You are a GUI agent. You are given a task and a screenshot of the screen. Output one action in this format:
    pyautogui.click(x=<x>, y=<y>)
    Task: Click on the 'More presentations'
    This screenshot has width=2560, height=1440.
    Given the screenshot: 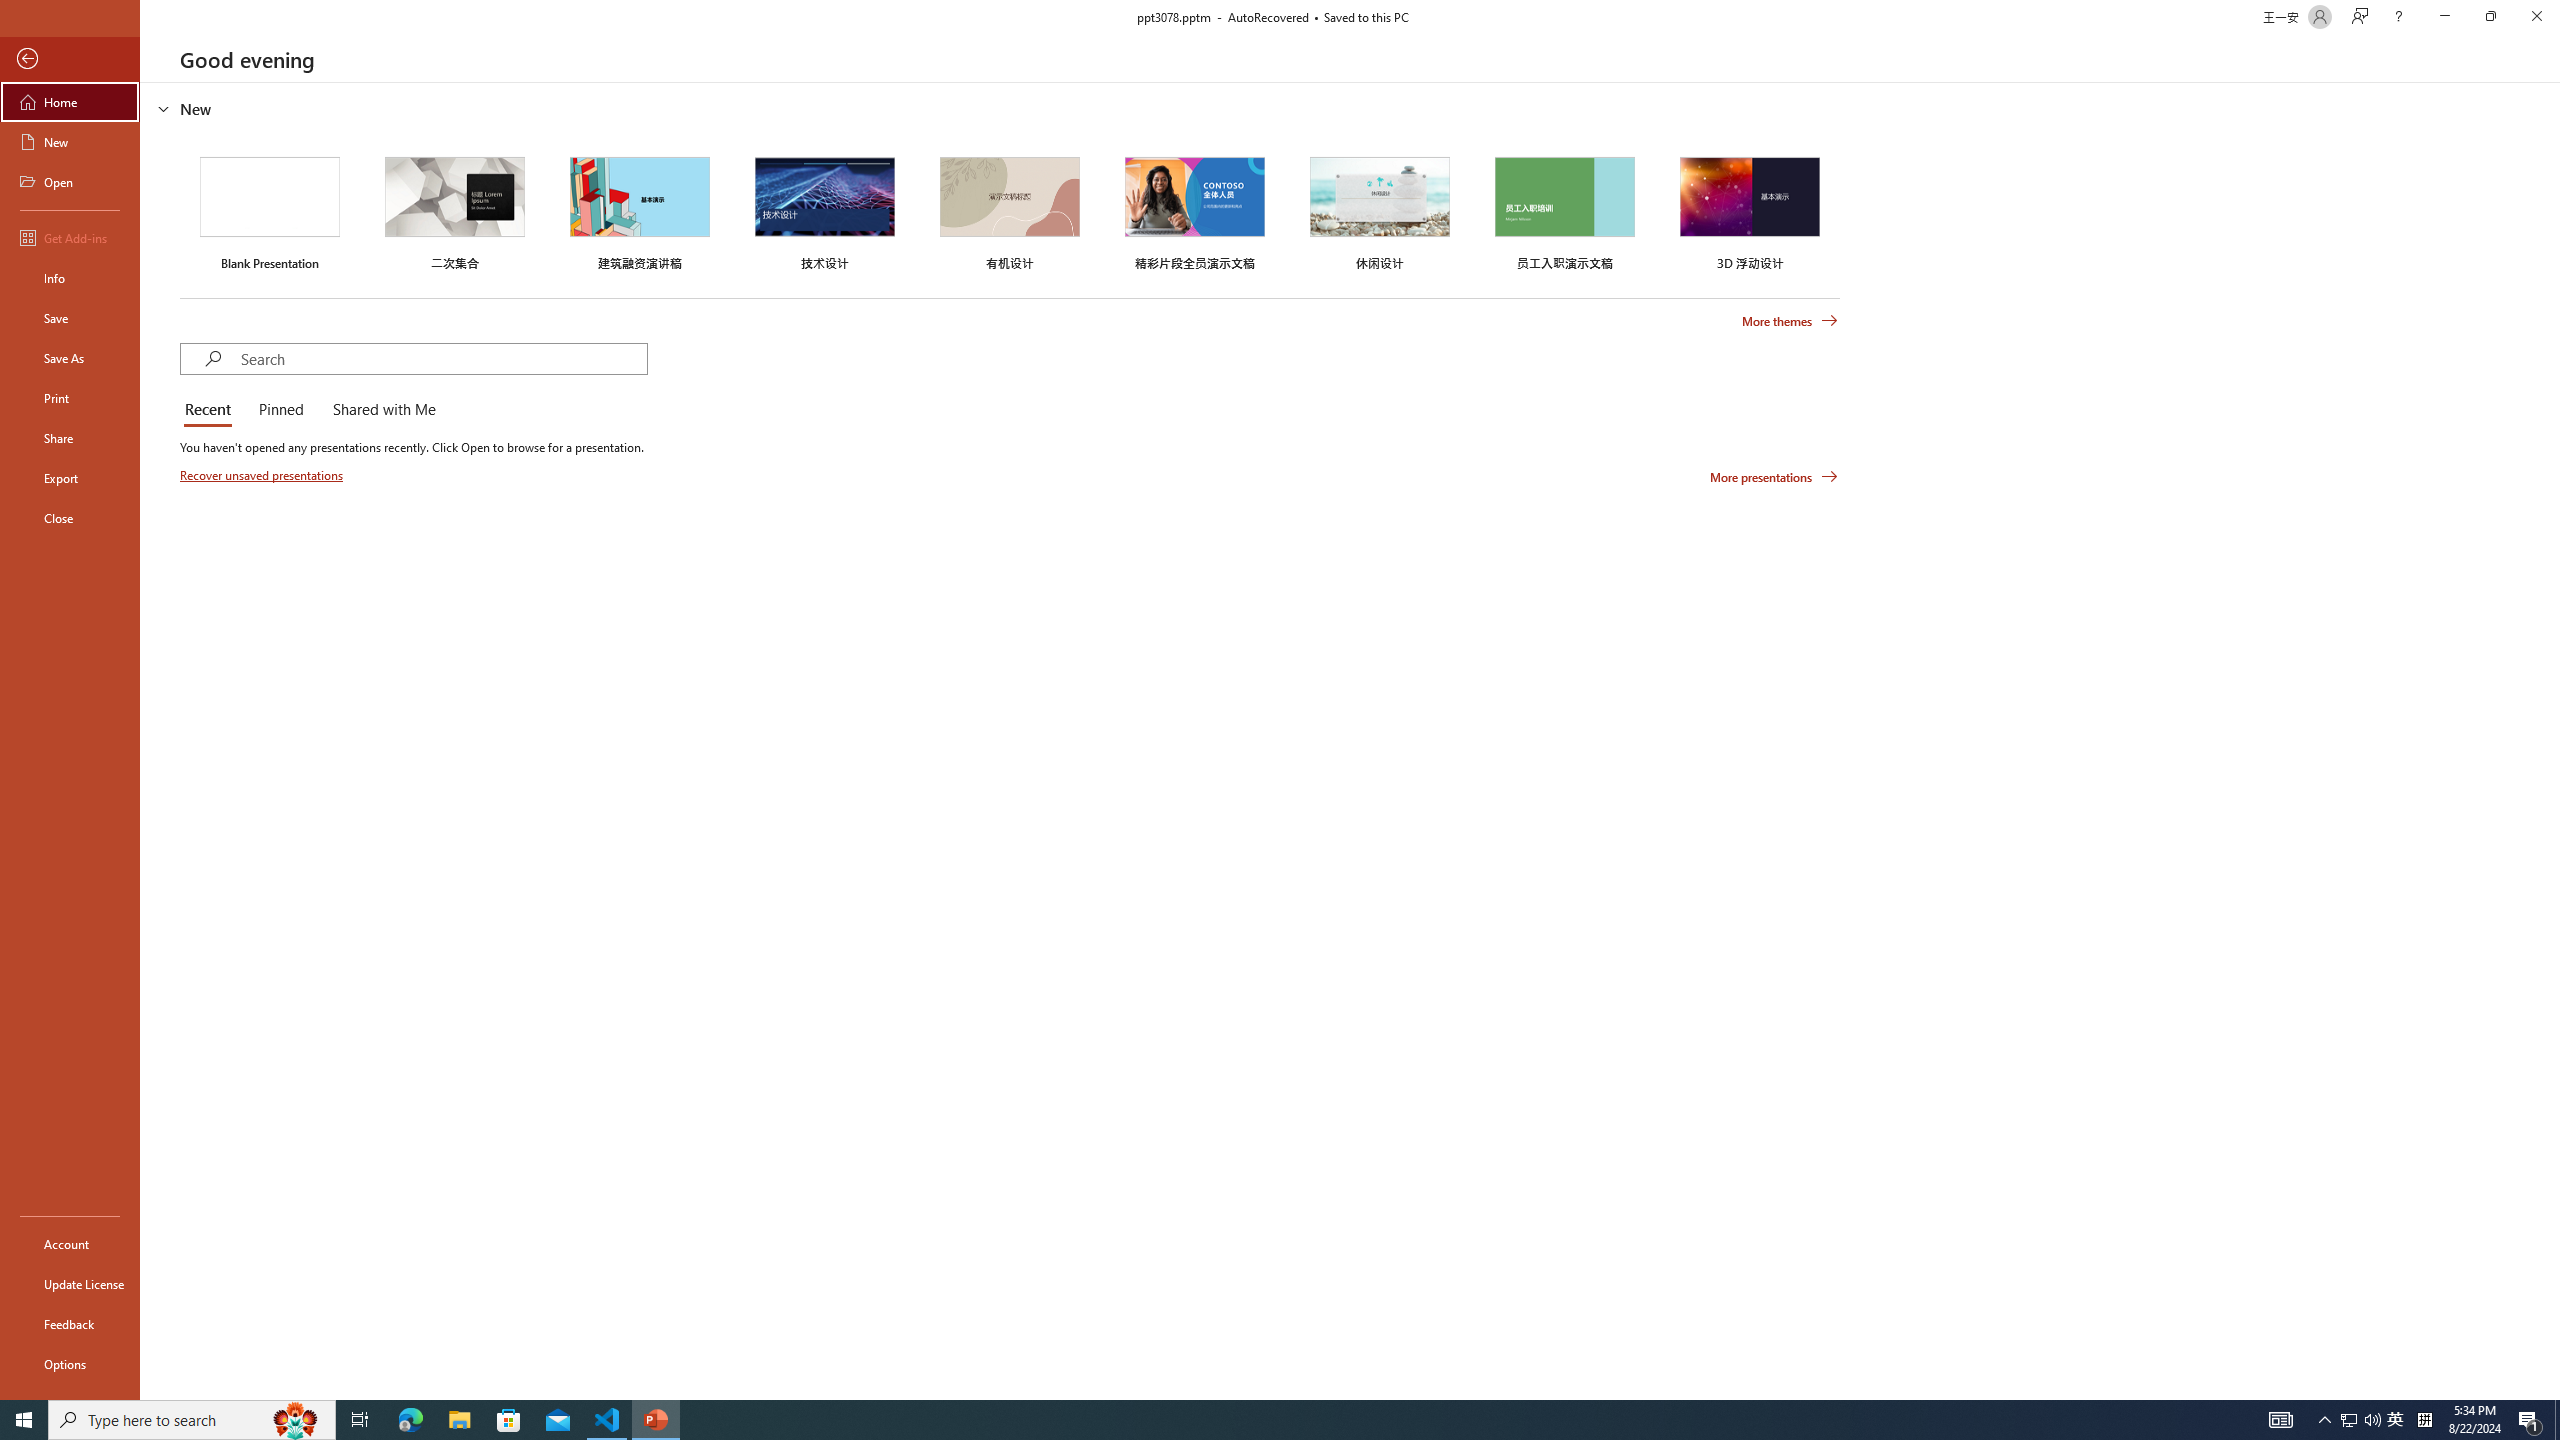 What is the action you would take?
    pyautogui.click(x=1773, y=475)
    